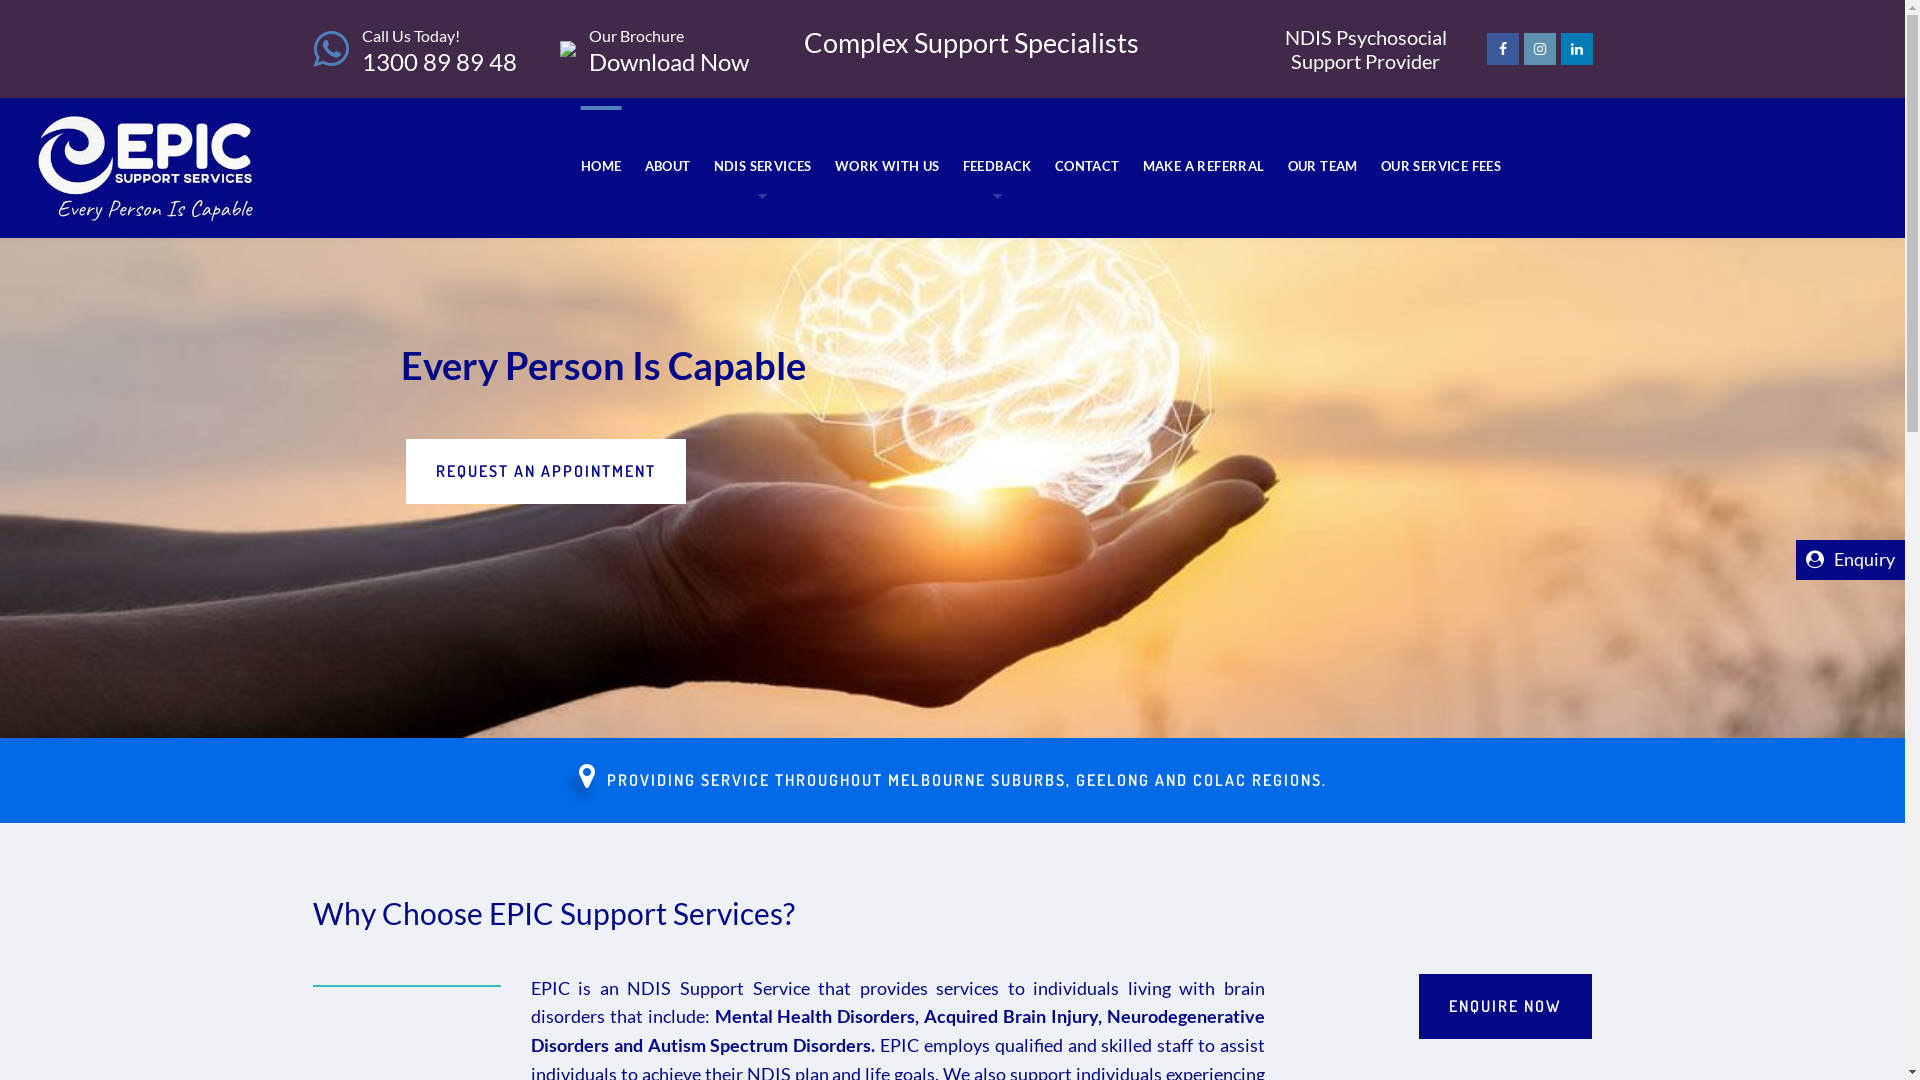 The image size is (1920, 1080). What do you see at coordinates (1283, 48) in the screenshot?
I see `'NDIS Psychosocial` at bounding box center [1283, 48].